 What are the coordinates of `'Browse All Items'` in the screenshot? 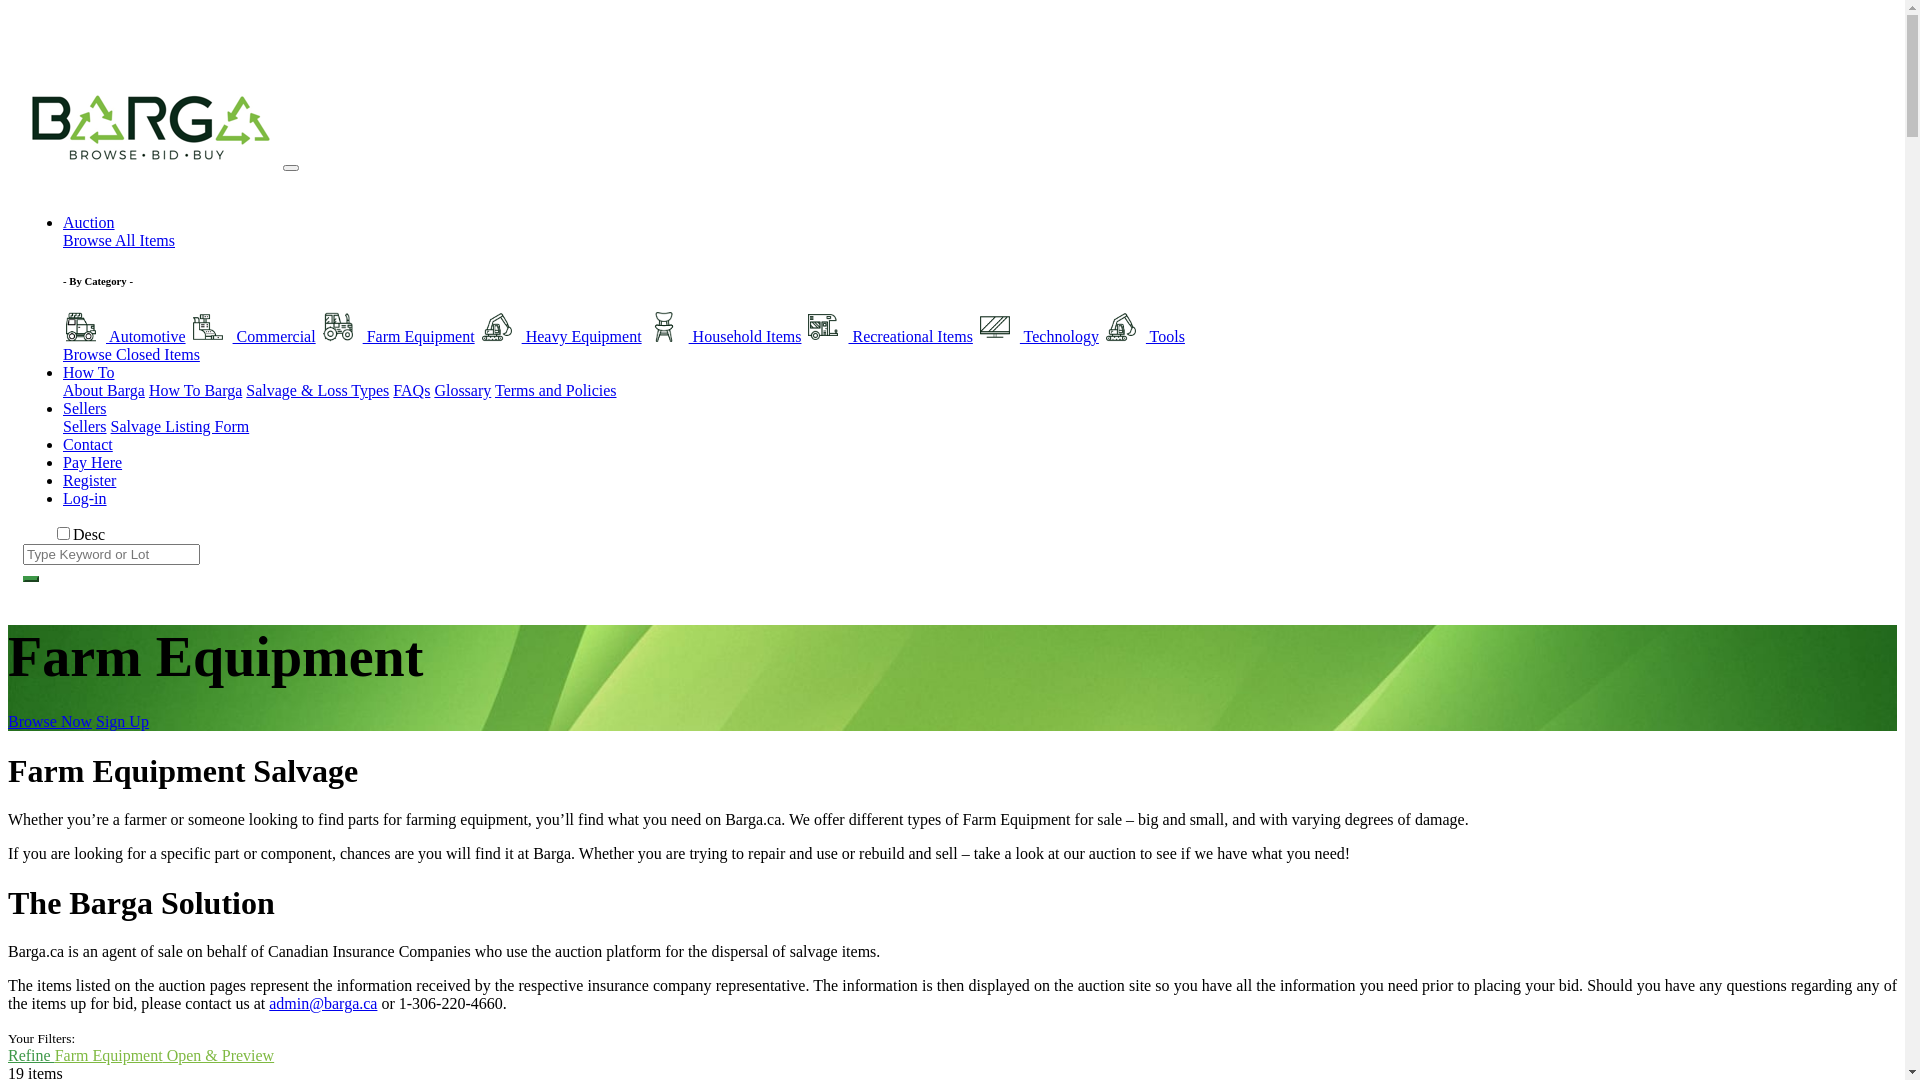 It's located at (118, 239).